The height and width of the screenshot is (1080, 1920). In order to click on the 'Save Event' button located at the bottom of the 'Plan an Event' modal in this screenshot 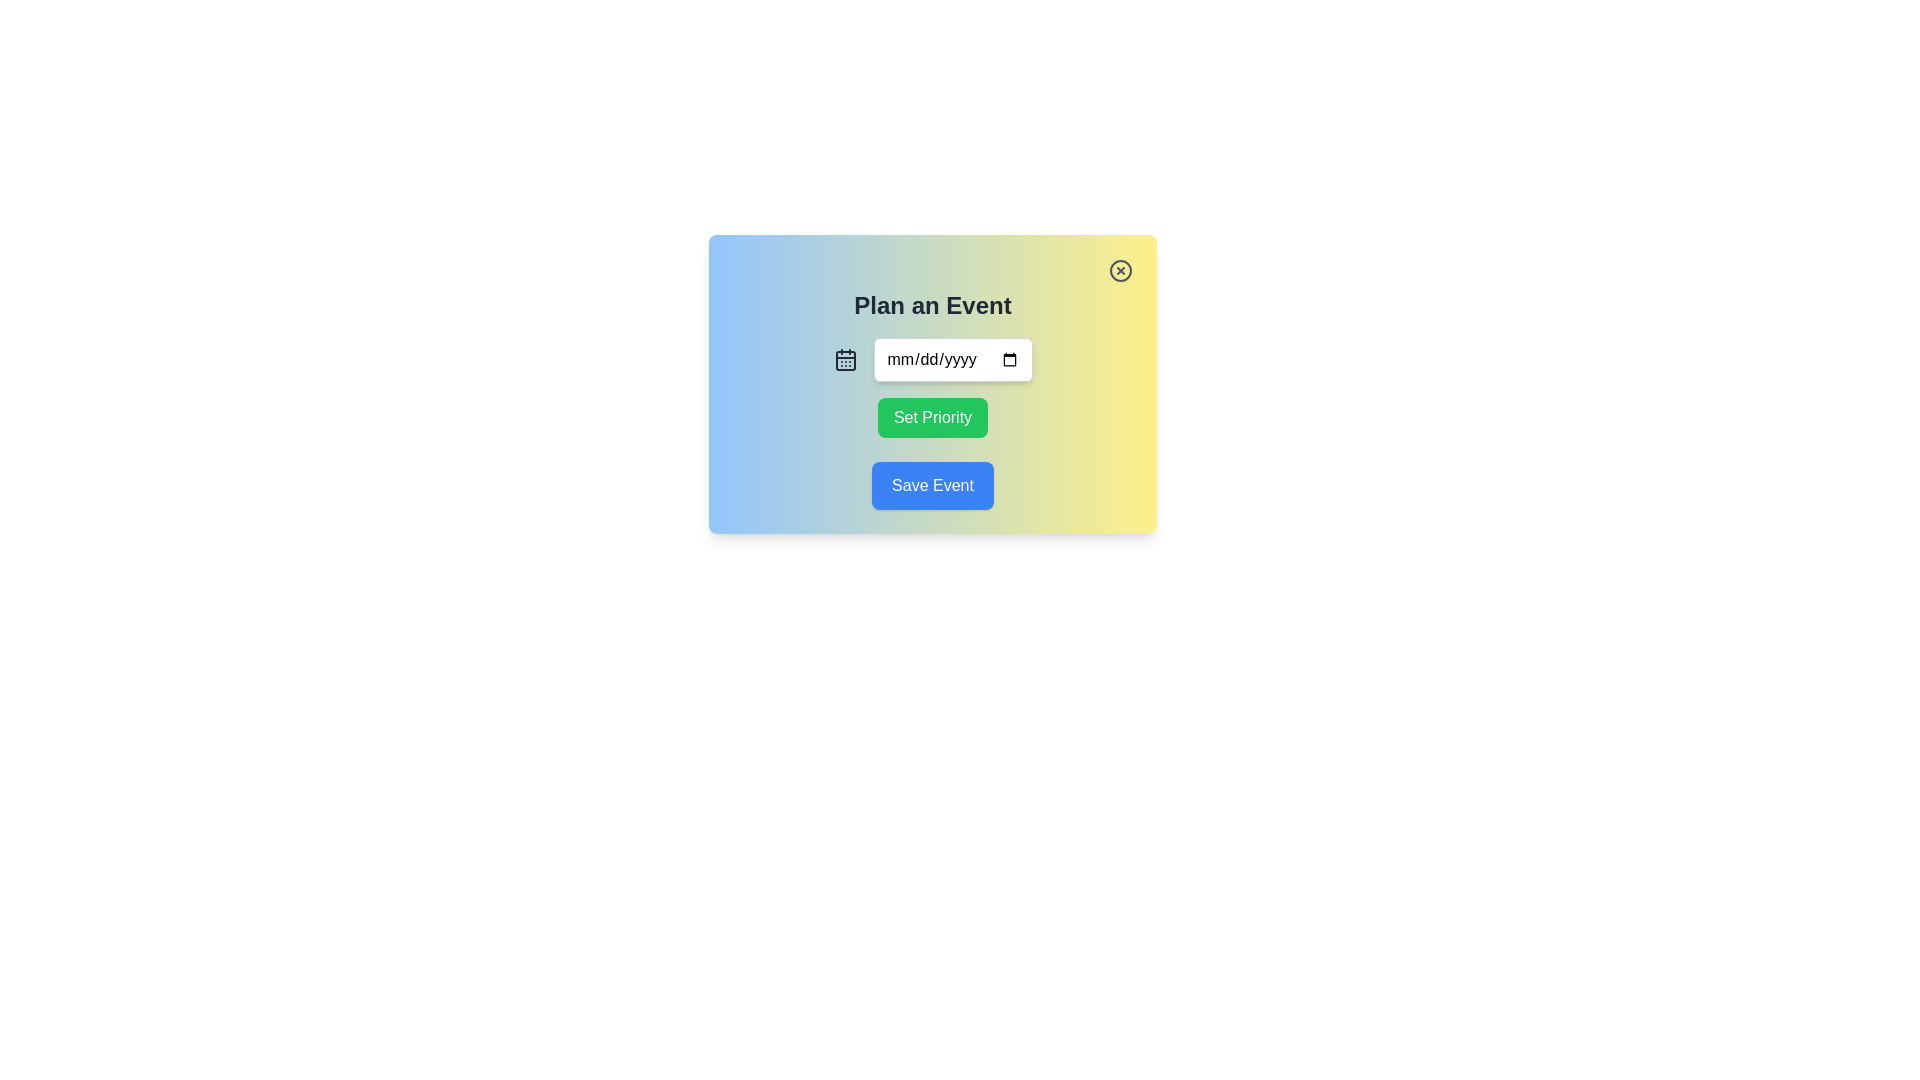, I will do `click(931, 486)`.